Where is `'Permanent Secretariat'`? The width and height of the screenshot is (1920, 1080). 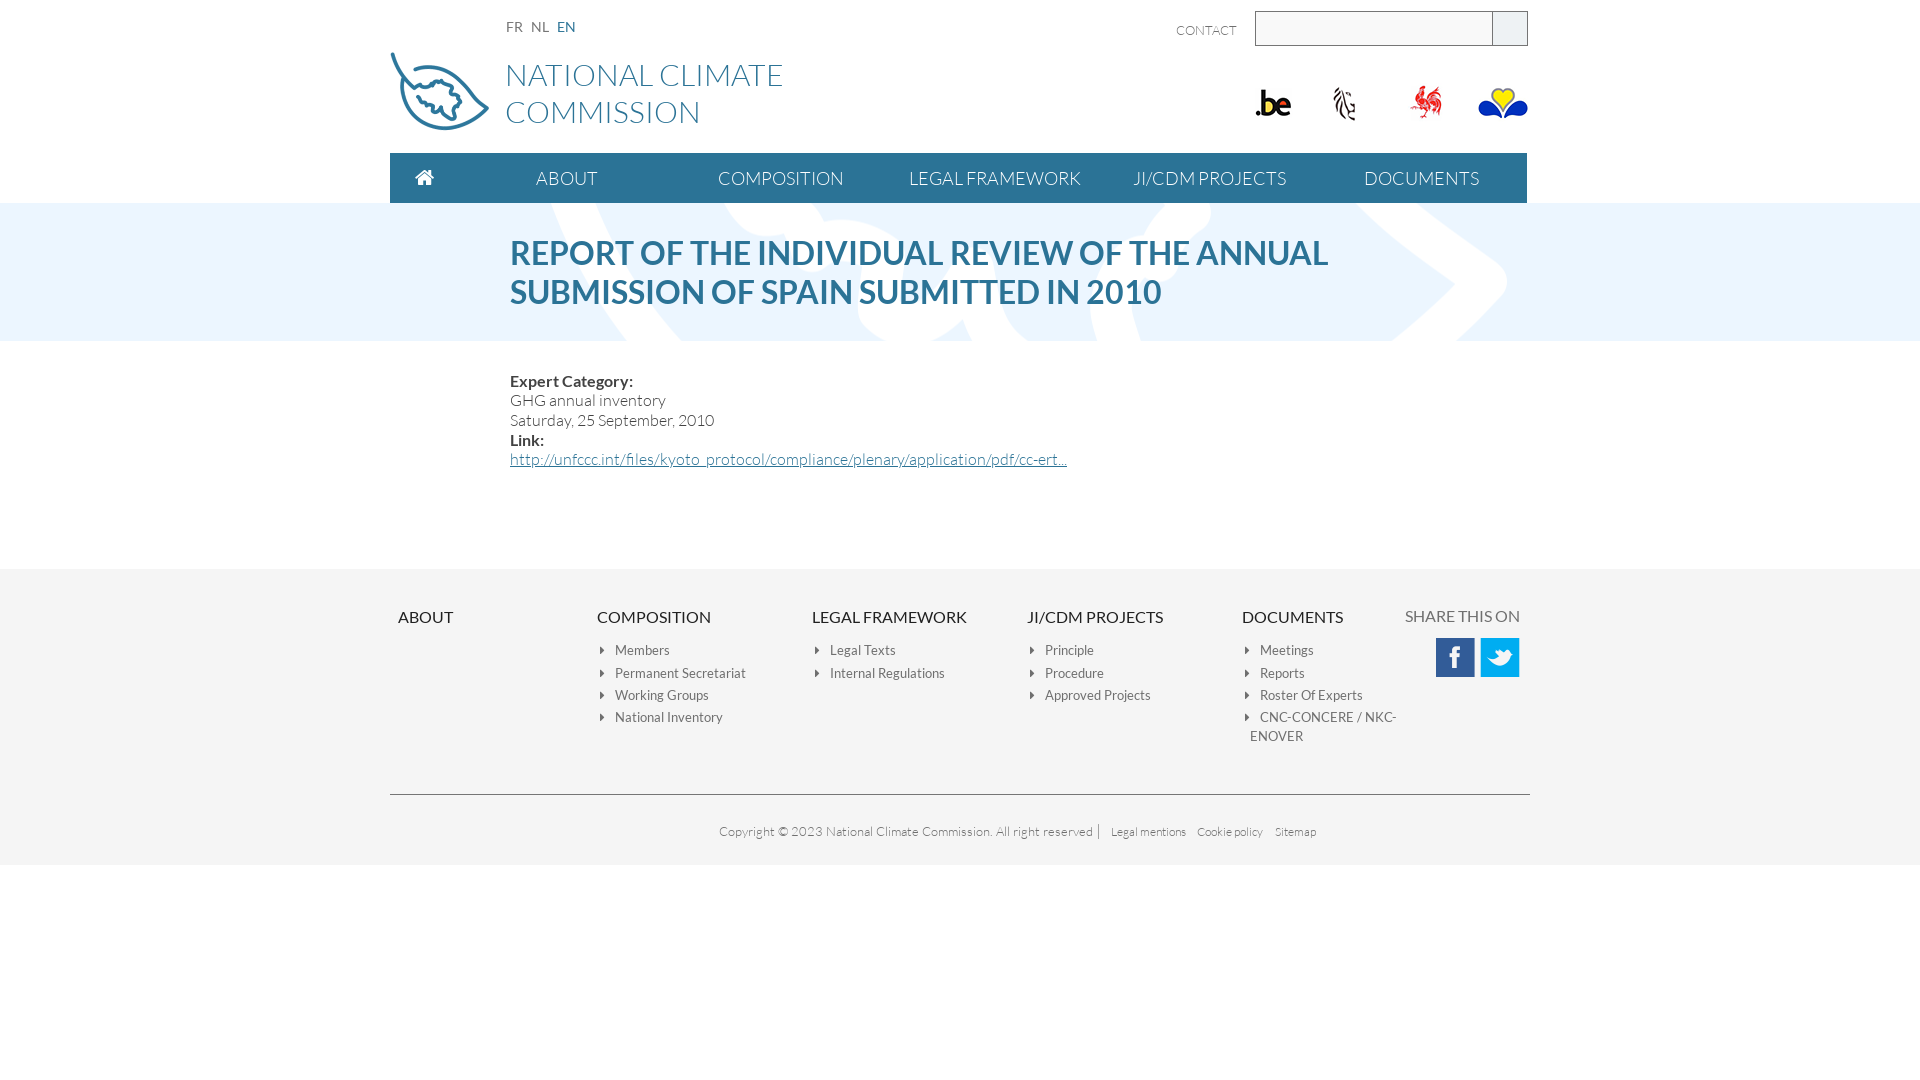
'Permanent Secretariat' is located at coordinates (599, 672).